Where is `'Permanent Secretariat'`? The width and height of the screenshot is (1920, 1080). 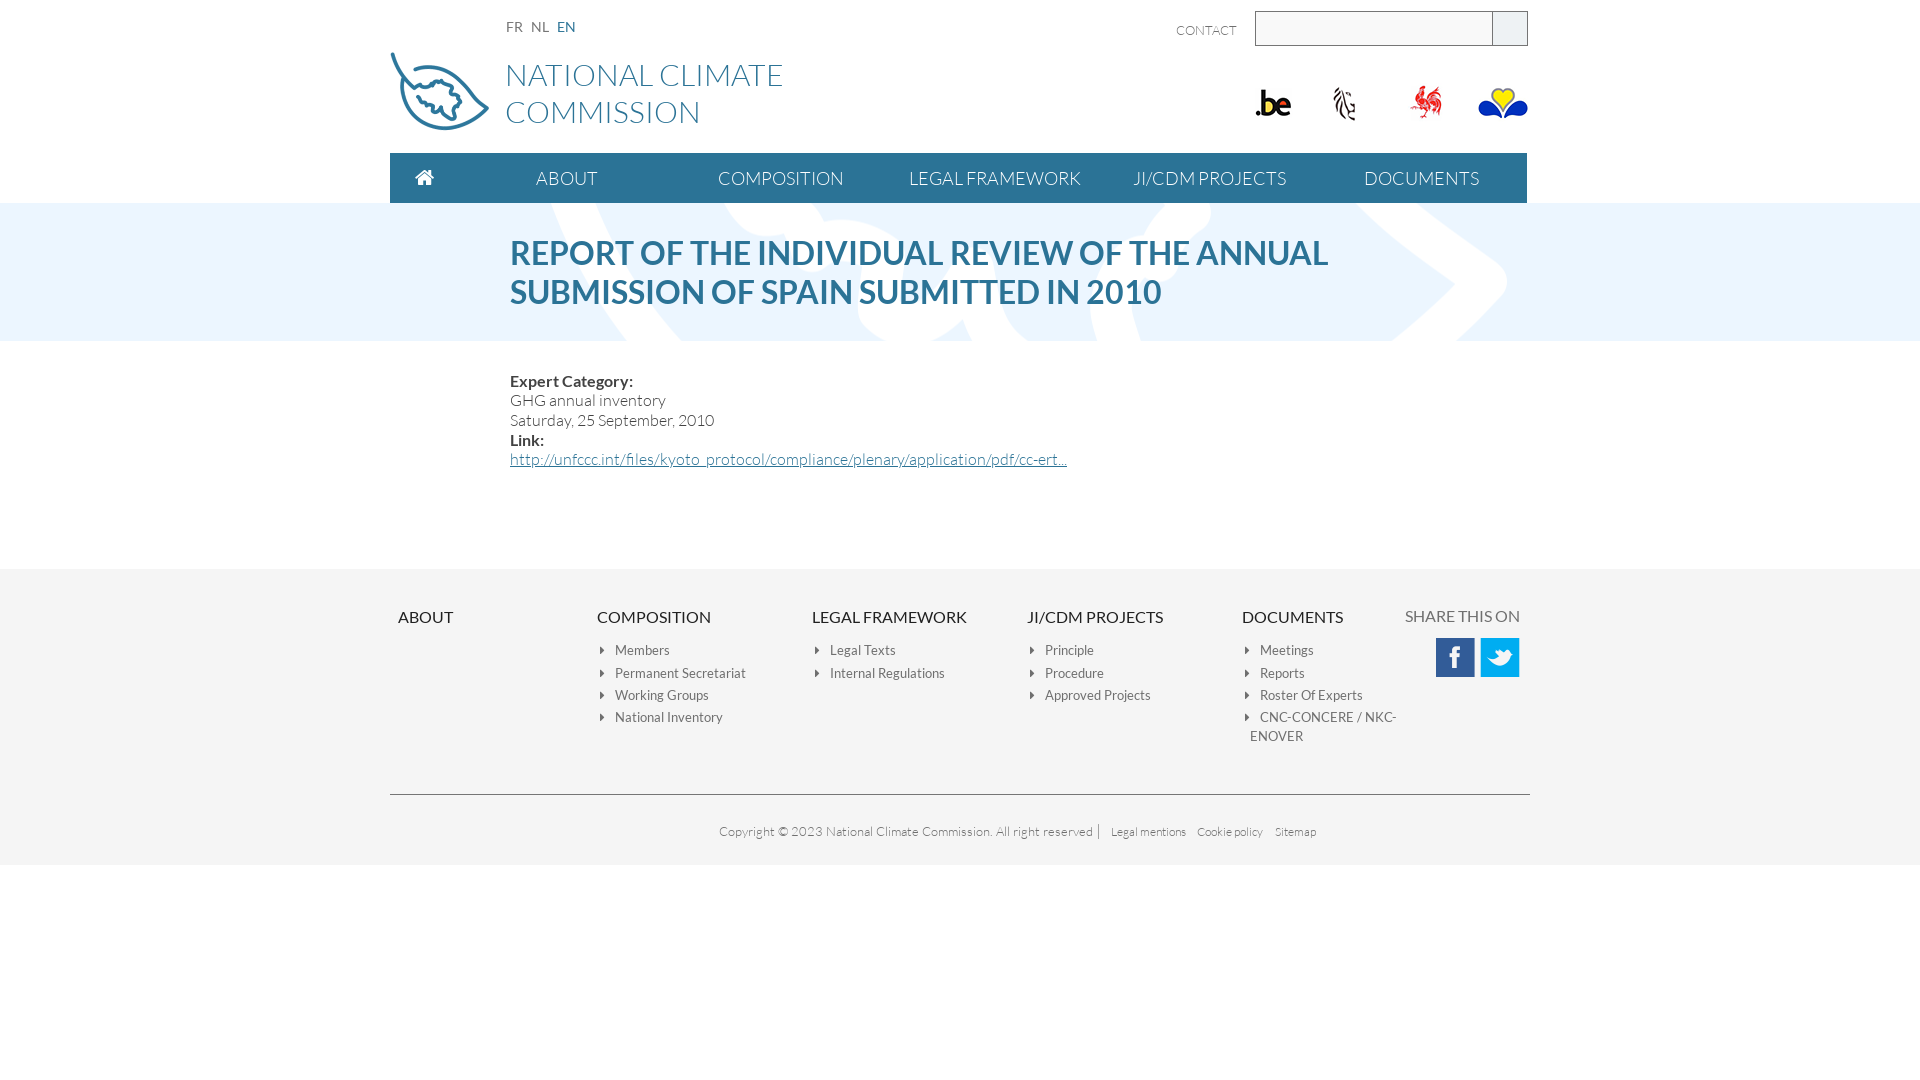
'Permanent Secretariat' is located at coordinates (599, 672).